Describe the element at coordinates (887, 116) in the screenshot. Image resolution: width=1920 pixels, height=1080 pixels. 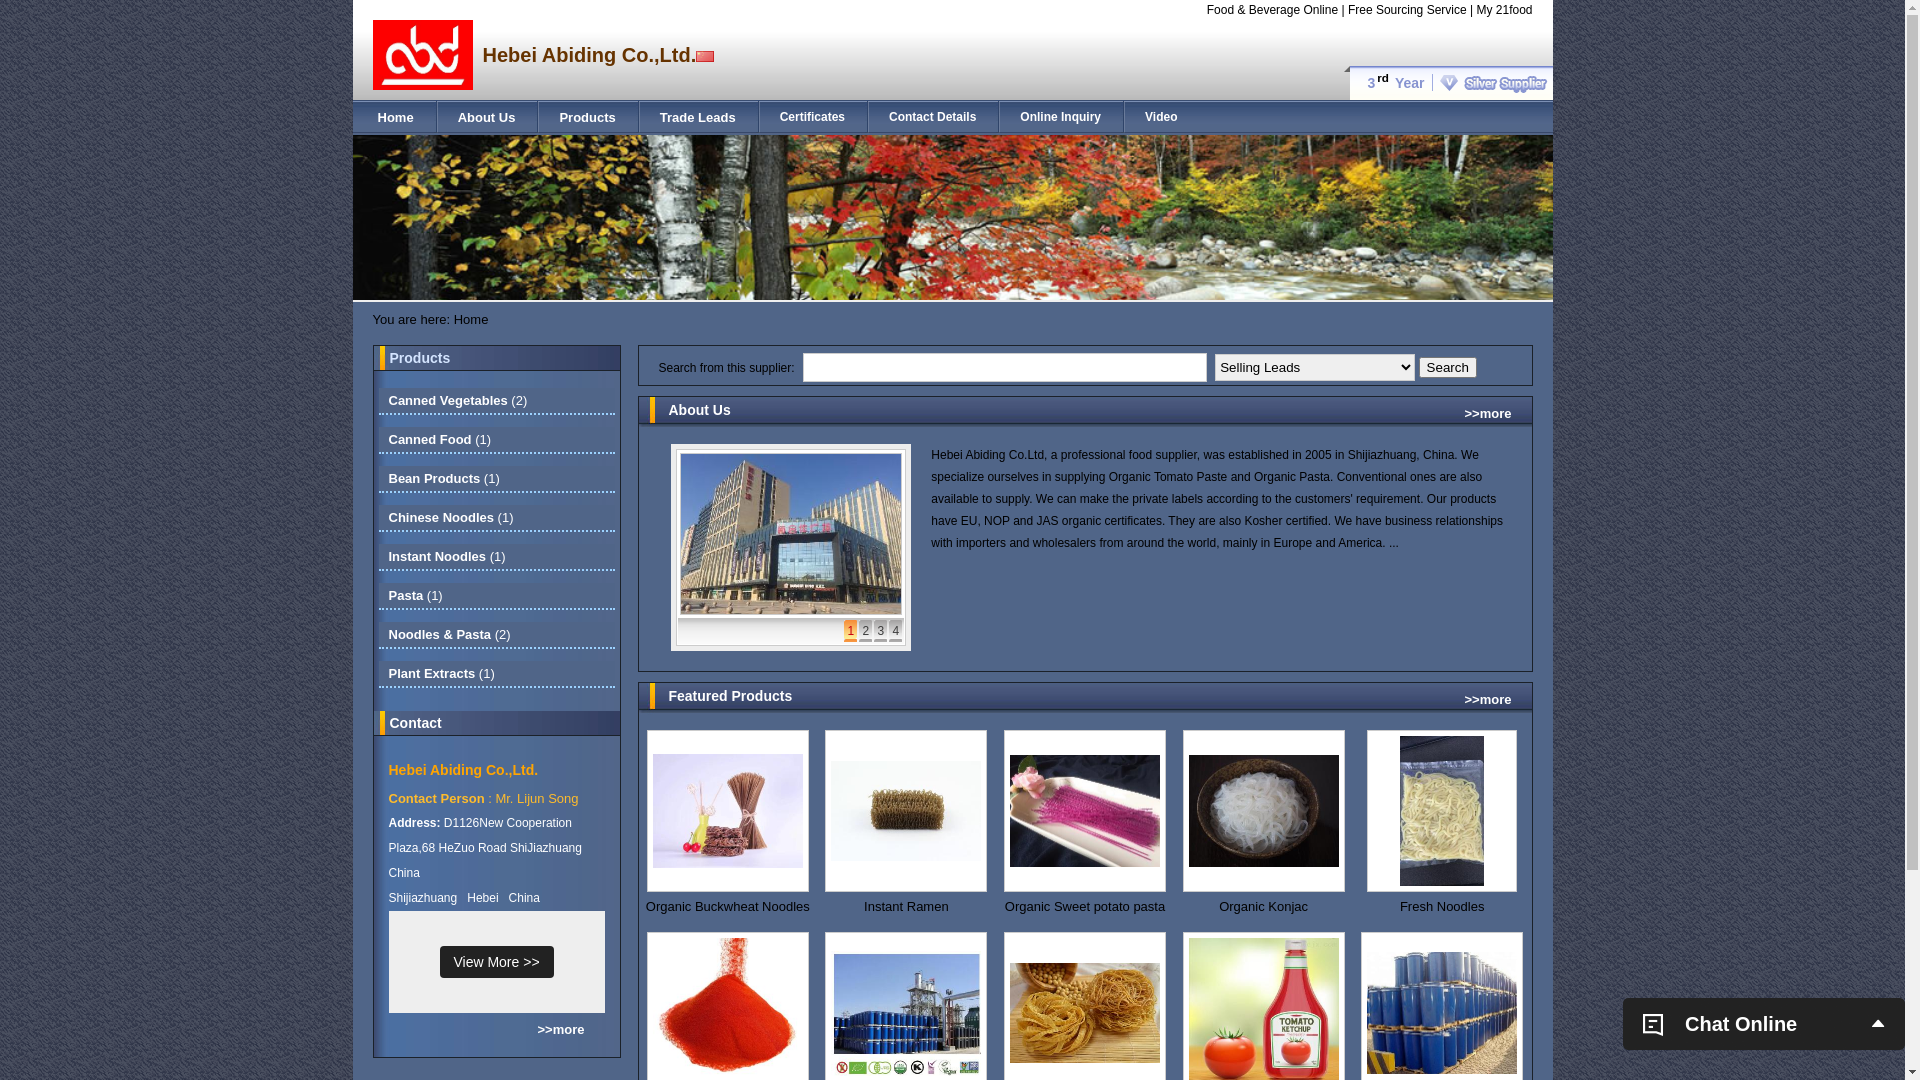
I see `'Contact Details'` at that location.